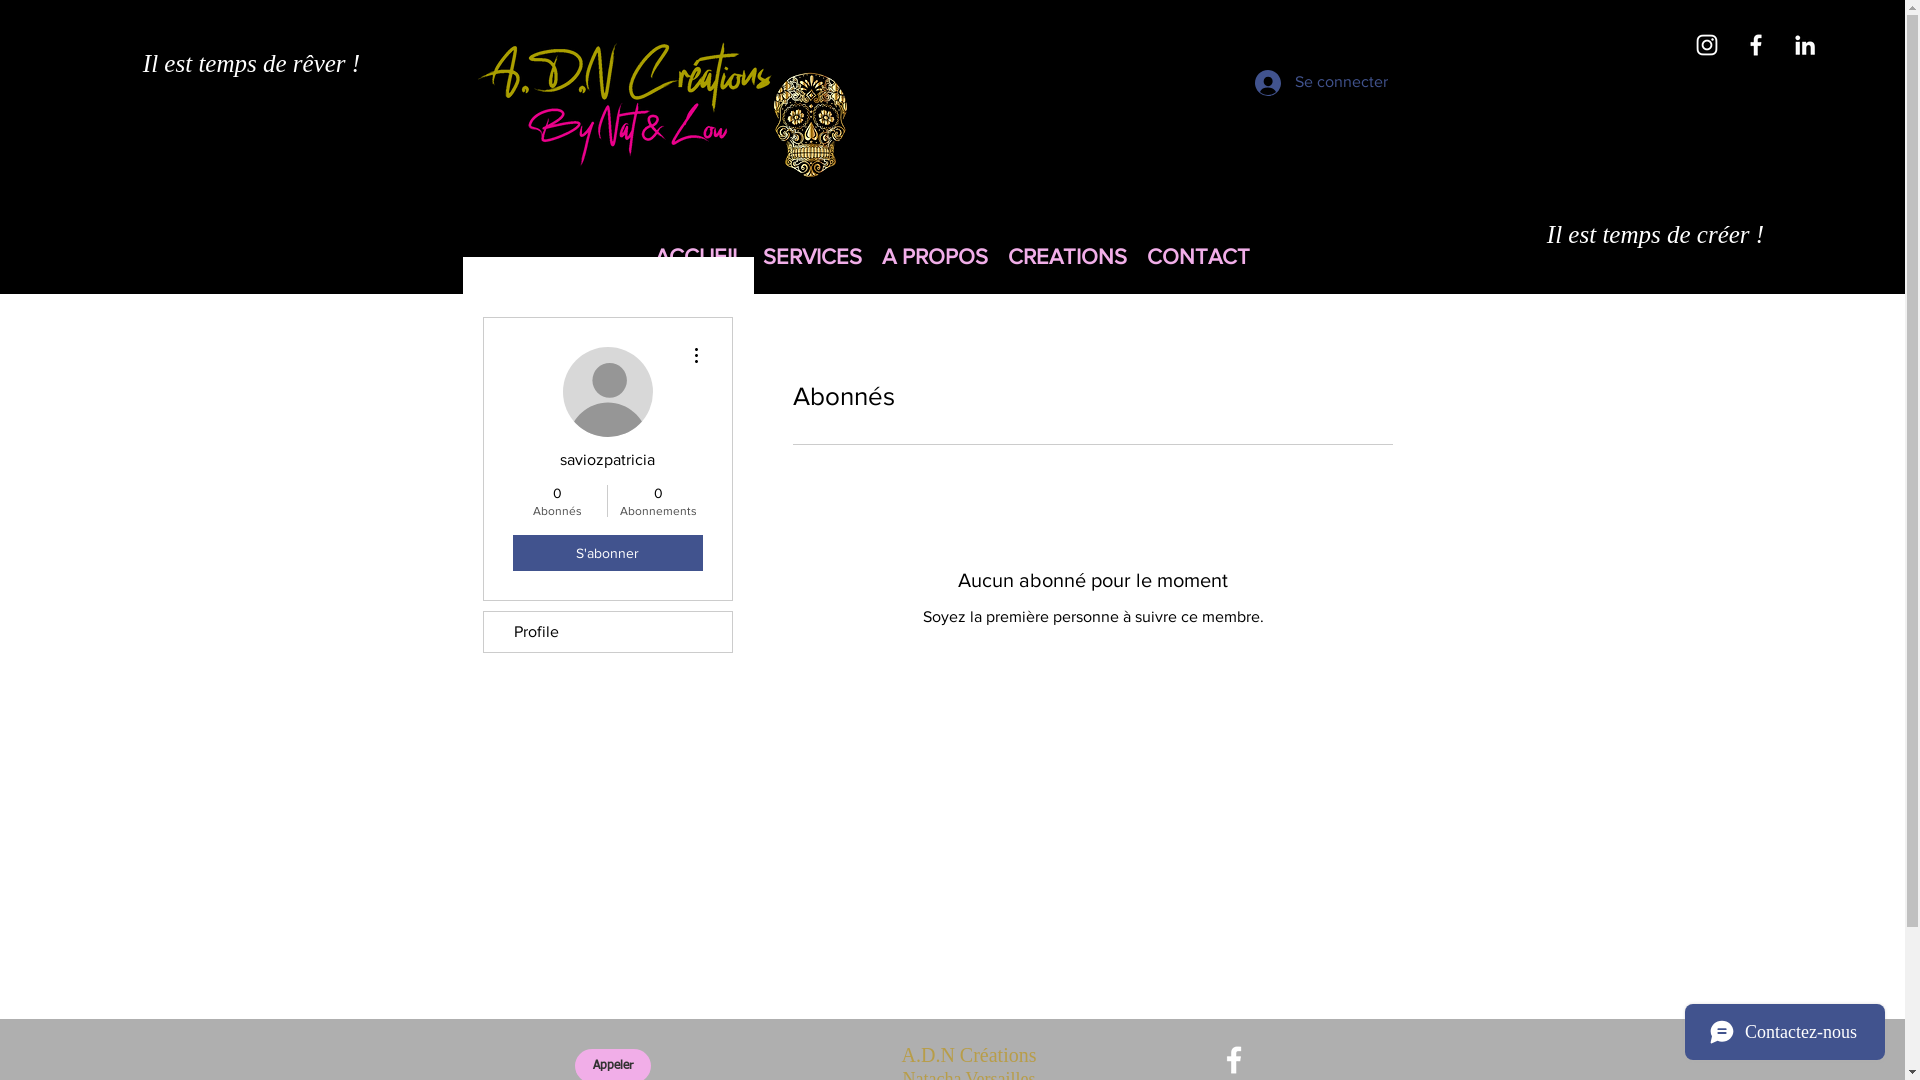  What do you see at coordinates (1137, 255) in the screenshot?
I see `'CONTACT'` at bounding box center [1137, 255].